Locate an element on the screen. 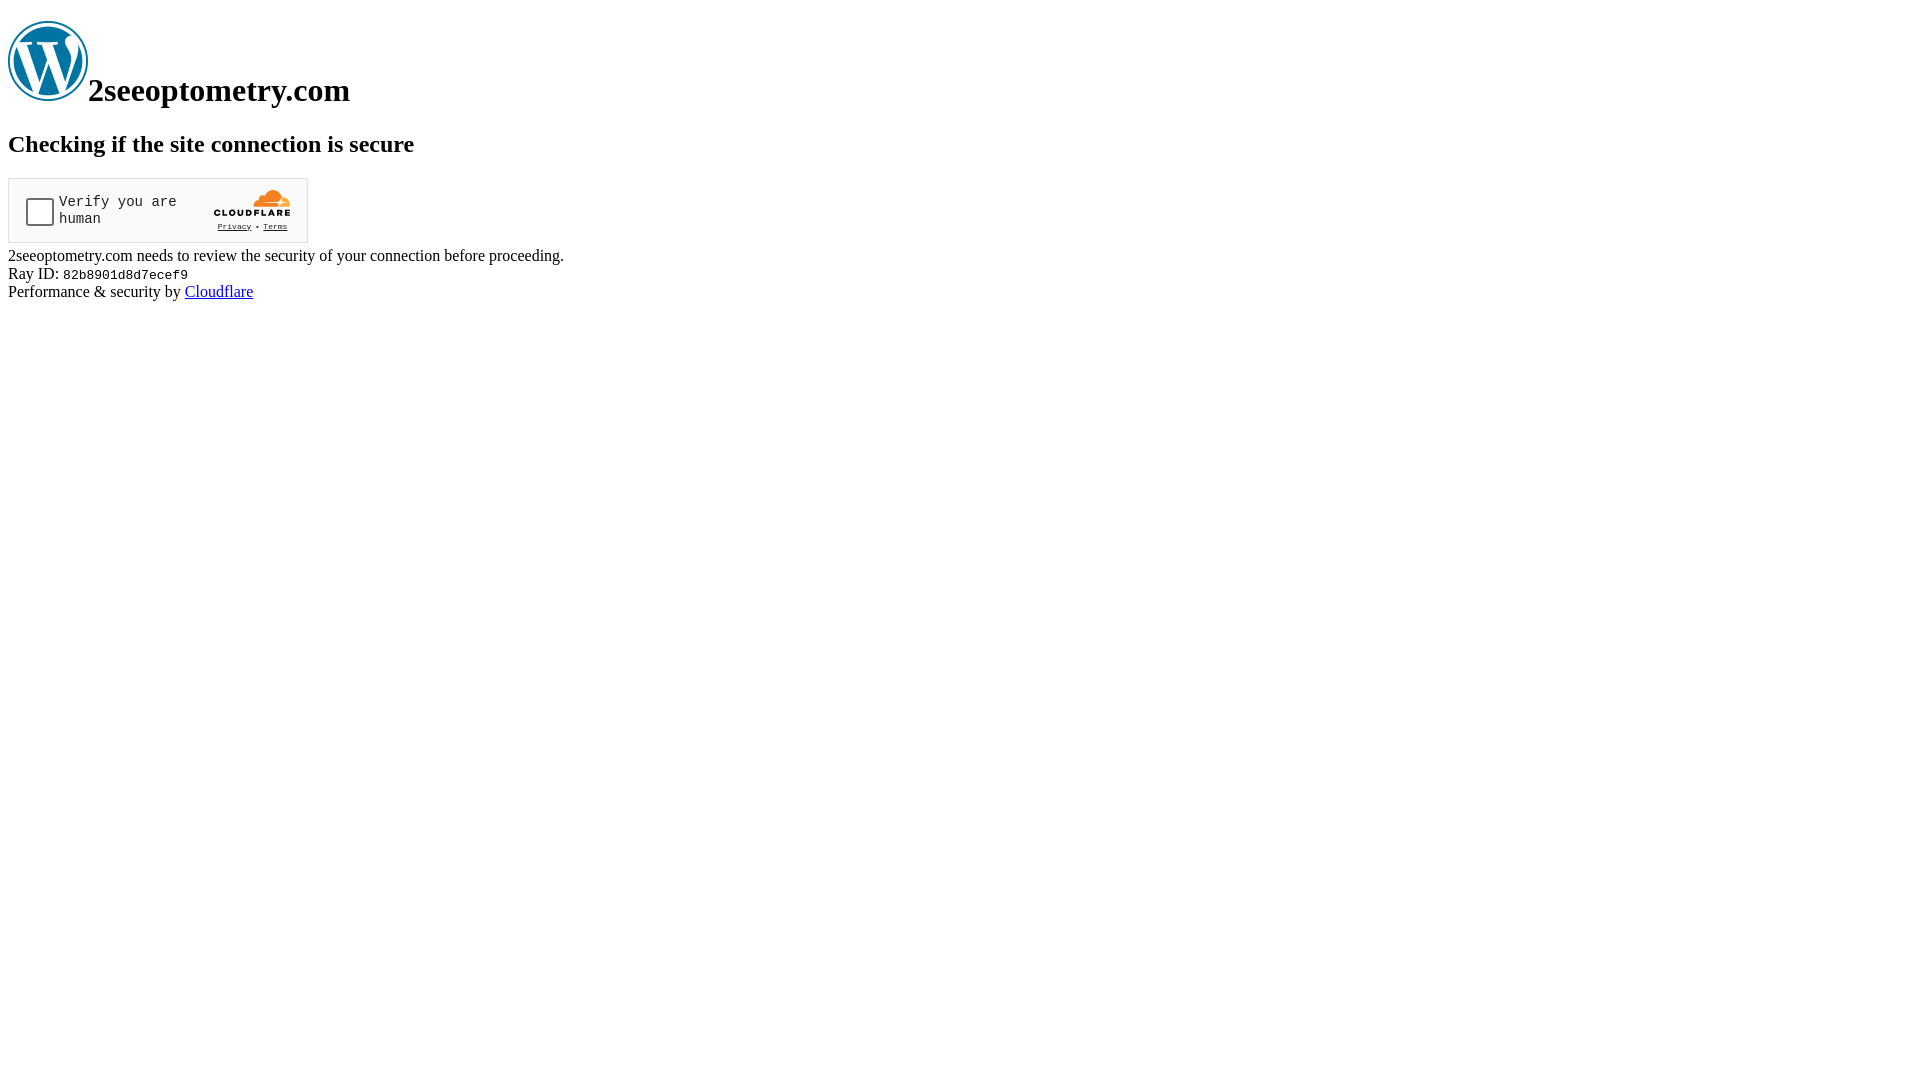 The height and width of the screenshot is (1080, 1920). 'Cloudflare' is located at coordinates (219, 291).